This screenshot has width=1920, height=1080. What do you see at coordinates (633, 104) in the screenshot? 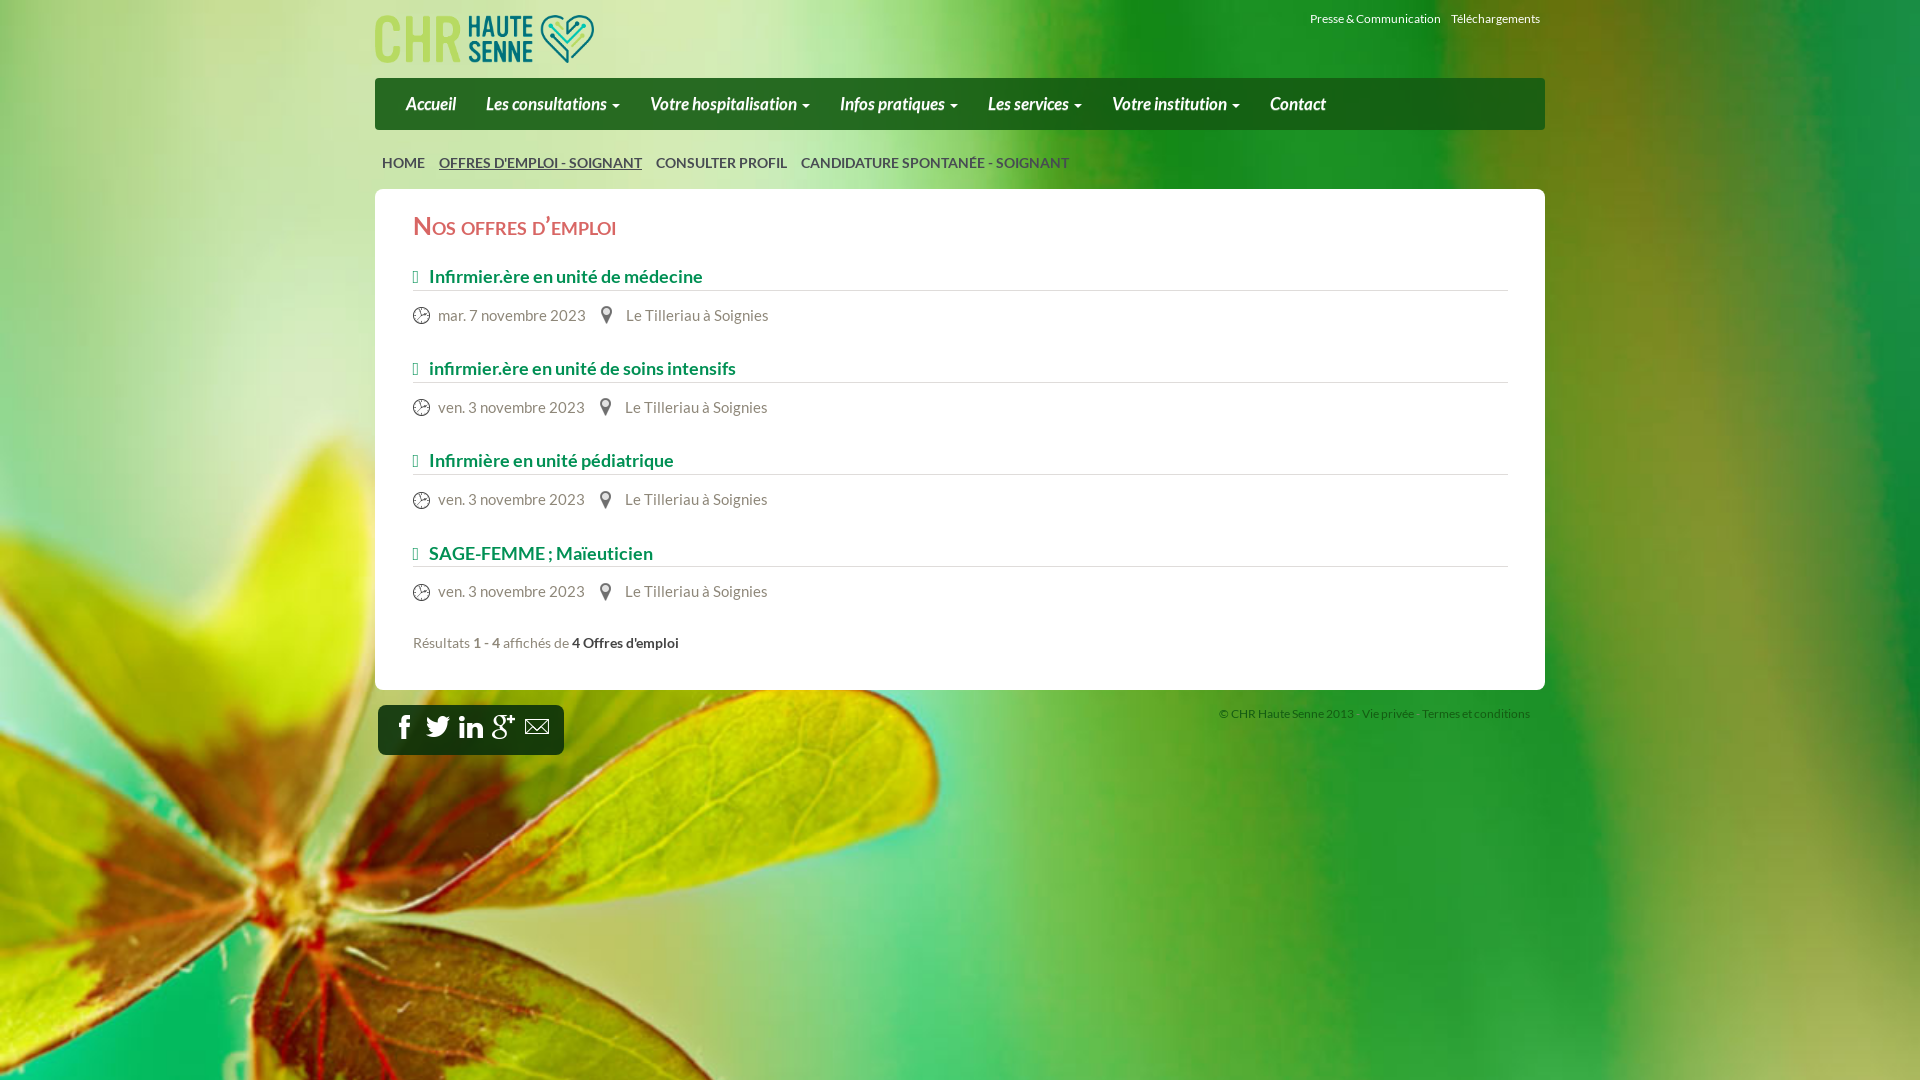
I see `'Votre hospitalisation'` at bounding box center [633, 104].